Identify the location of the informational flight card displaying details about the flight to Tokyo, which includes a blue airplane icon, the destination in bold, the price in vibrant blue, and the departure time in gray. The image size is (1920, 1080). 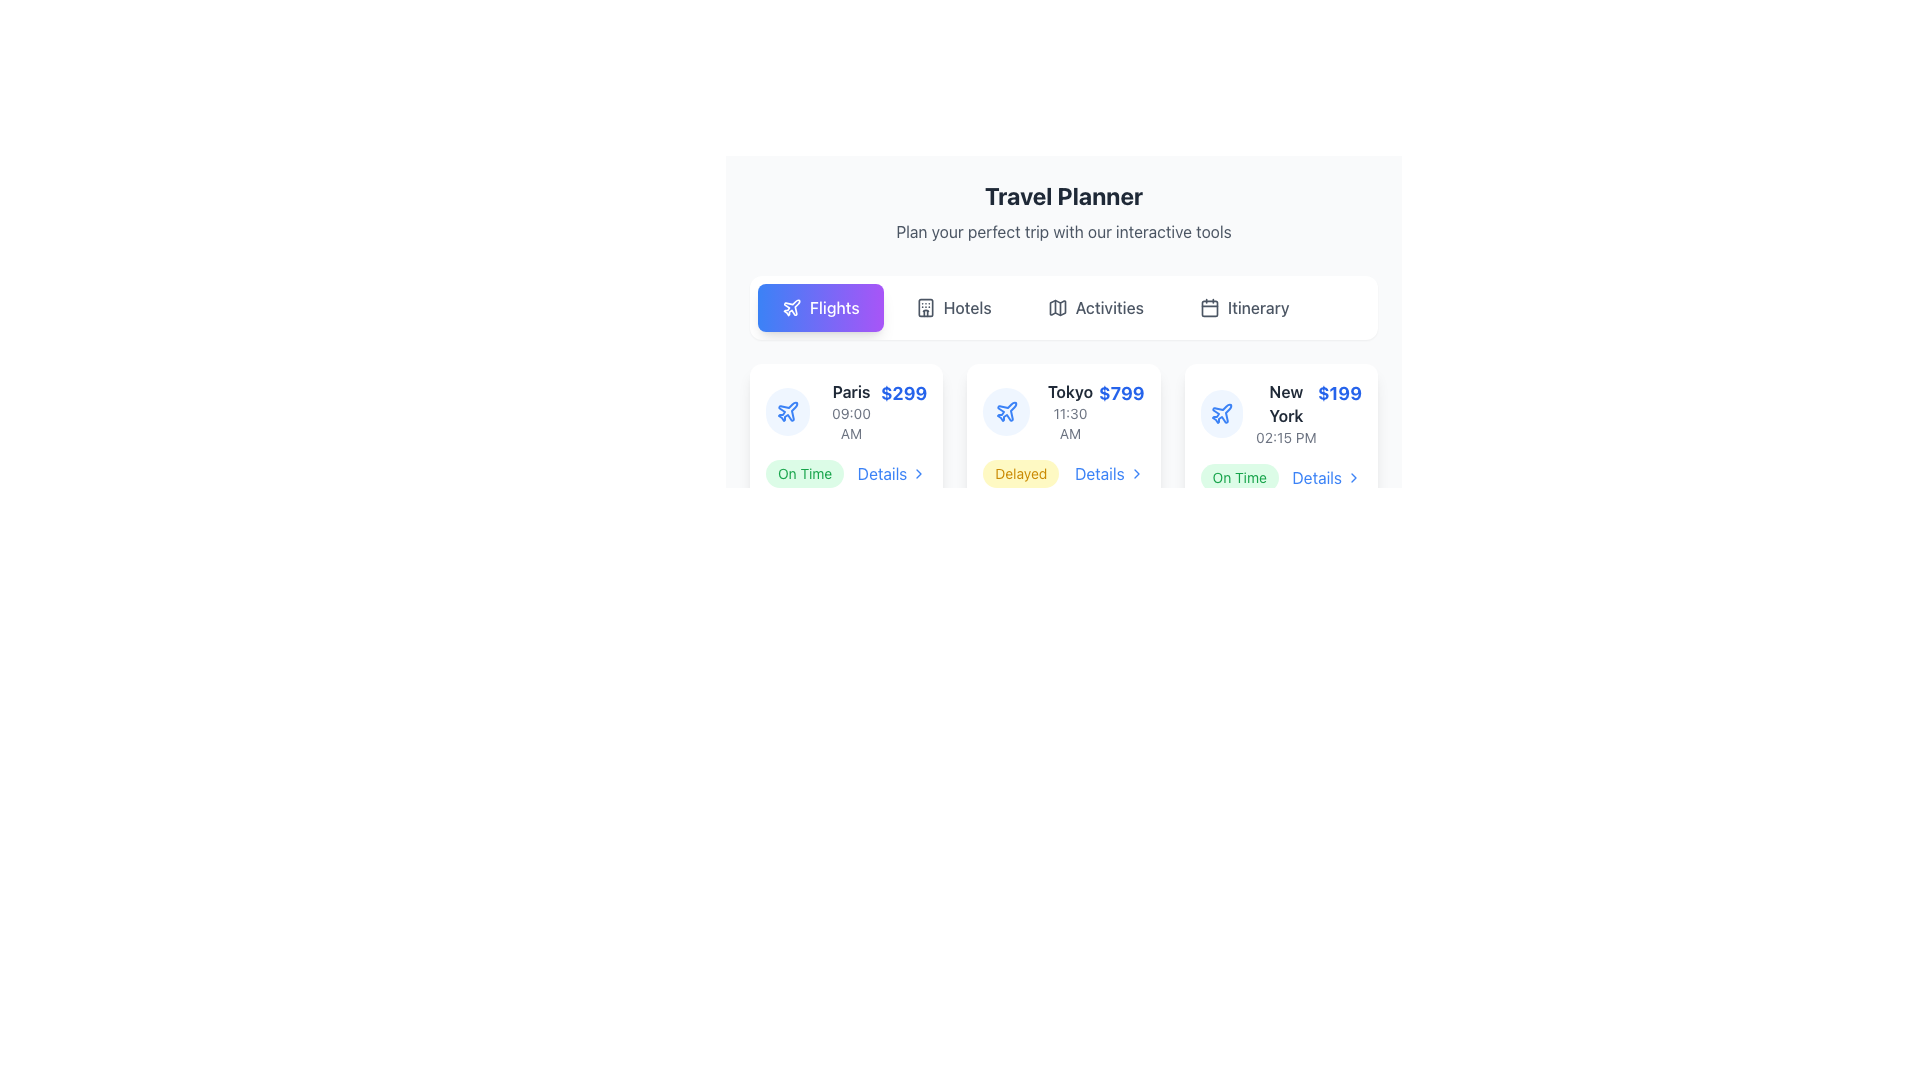
(1063, 411).